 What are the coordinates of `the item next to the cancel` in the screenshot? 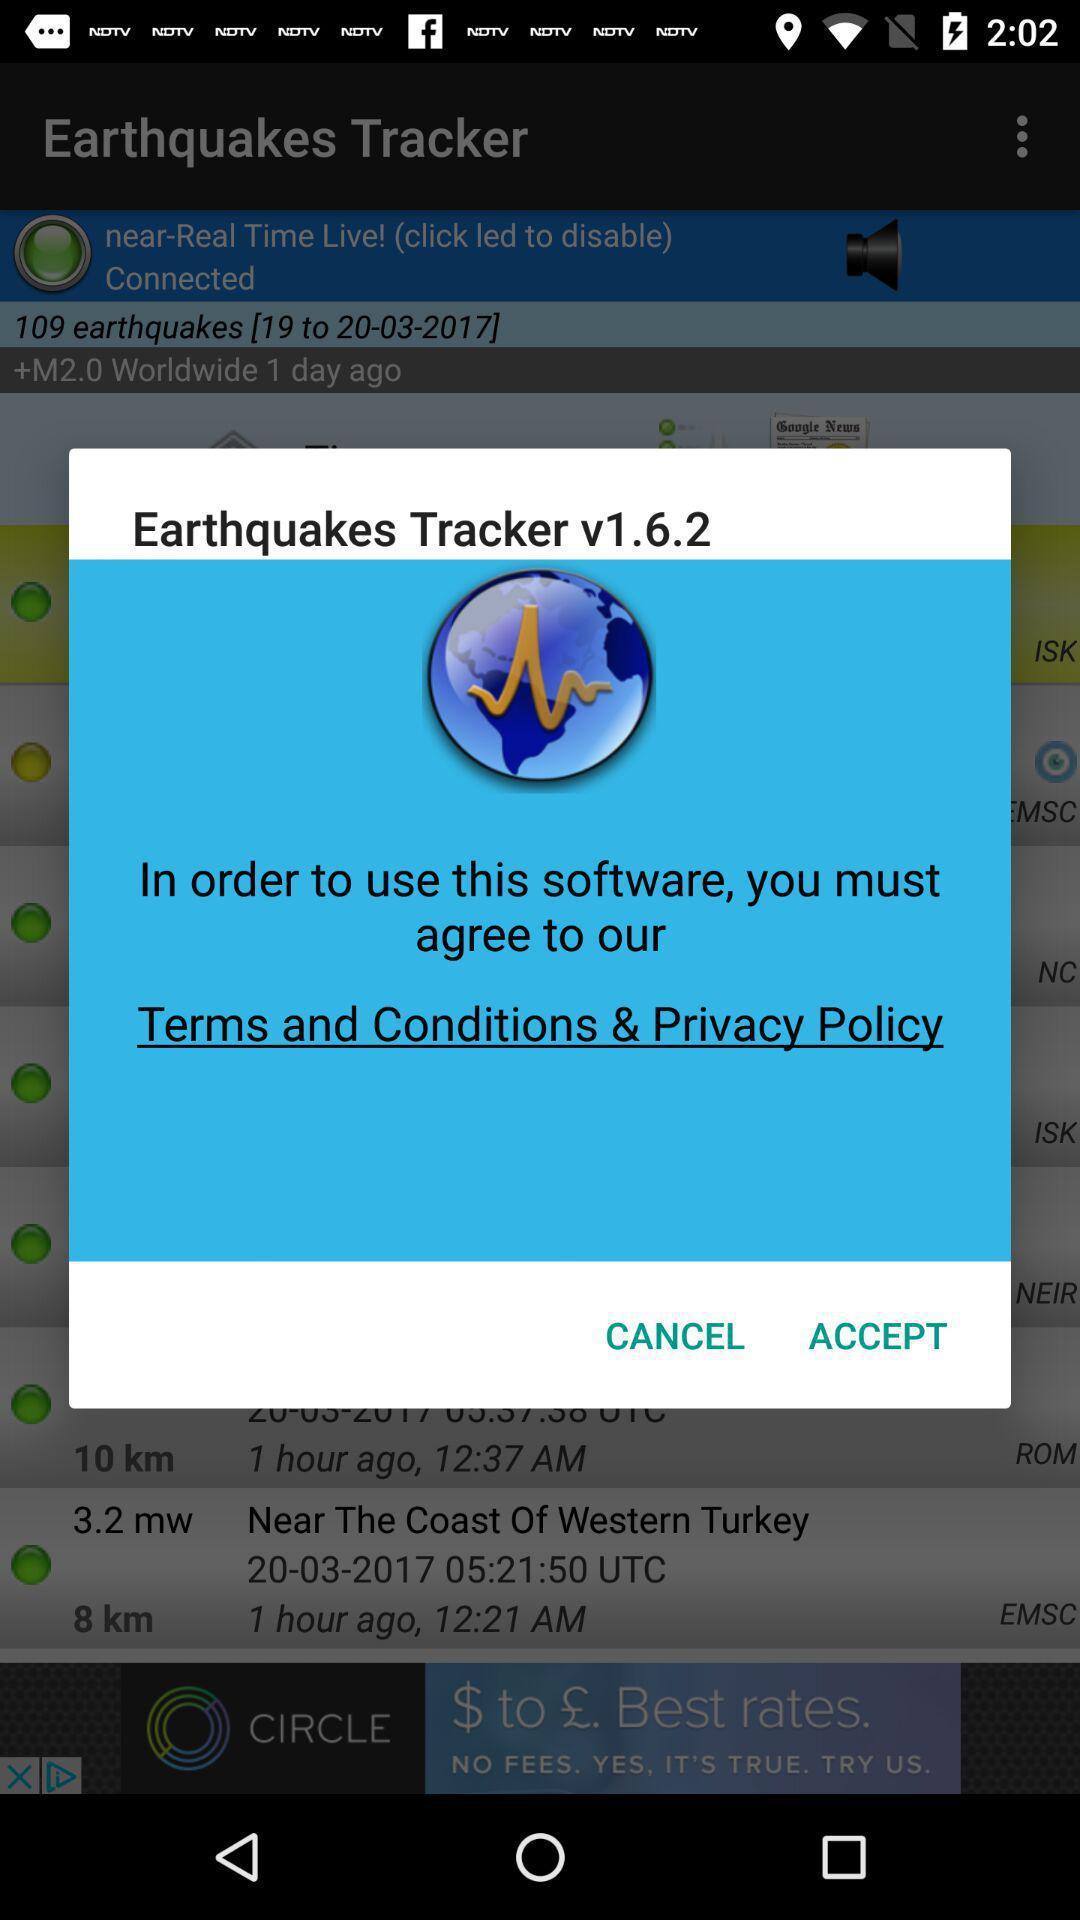 It's located at (877, 1334).